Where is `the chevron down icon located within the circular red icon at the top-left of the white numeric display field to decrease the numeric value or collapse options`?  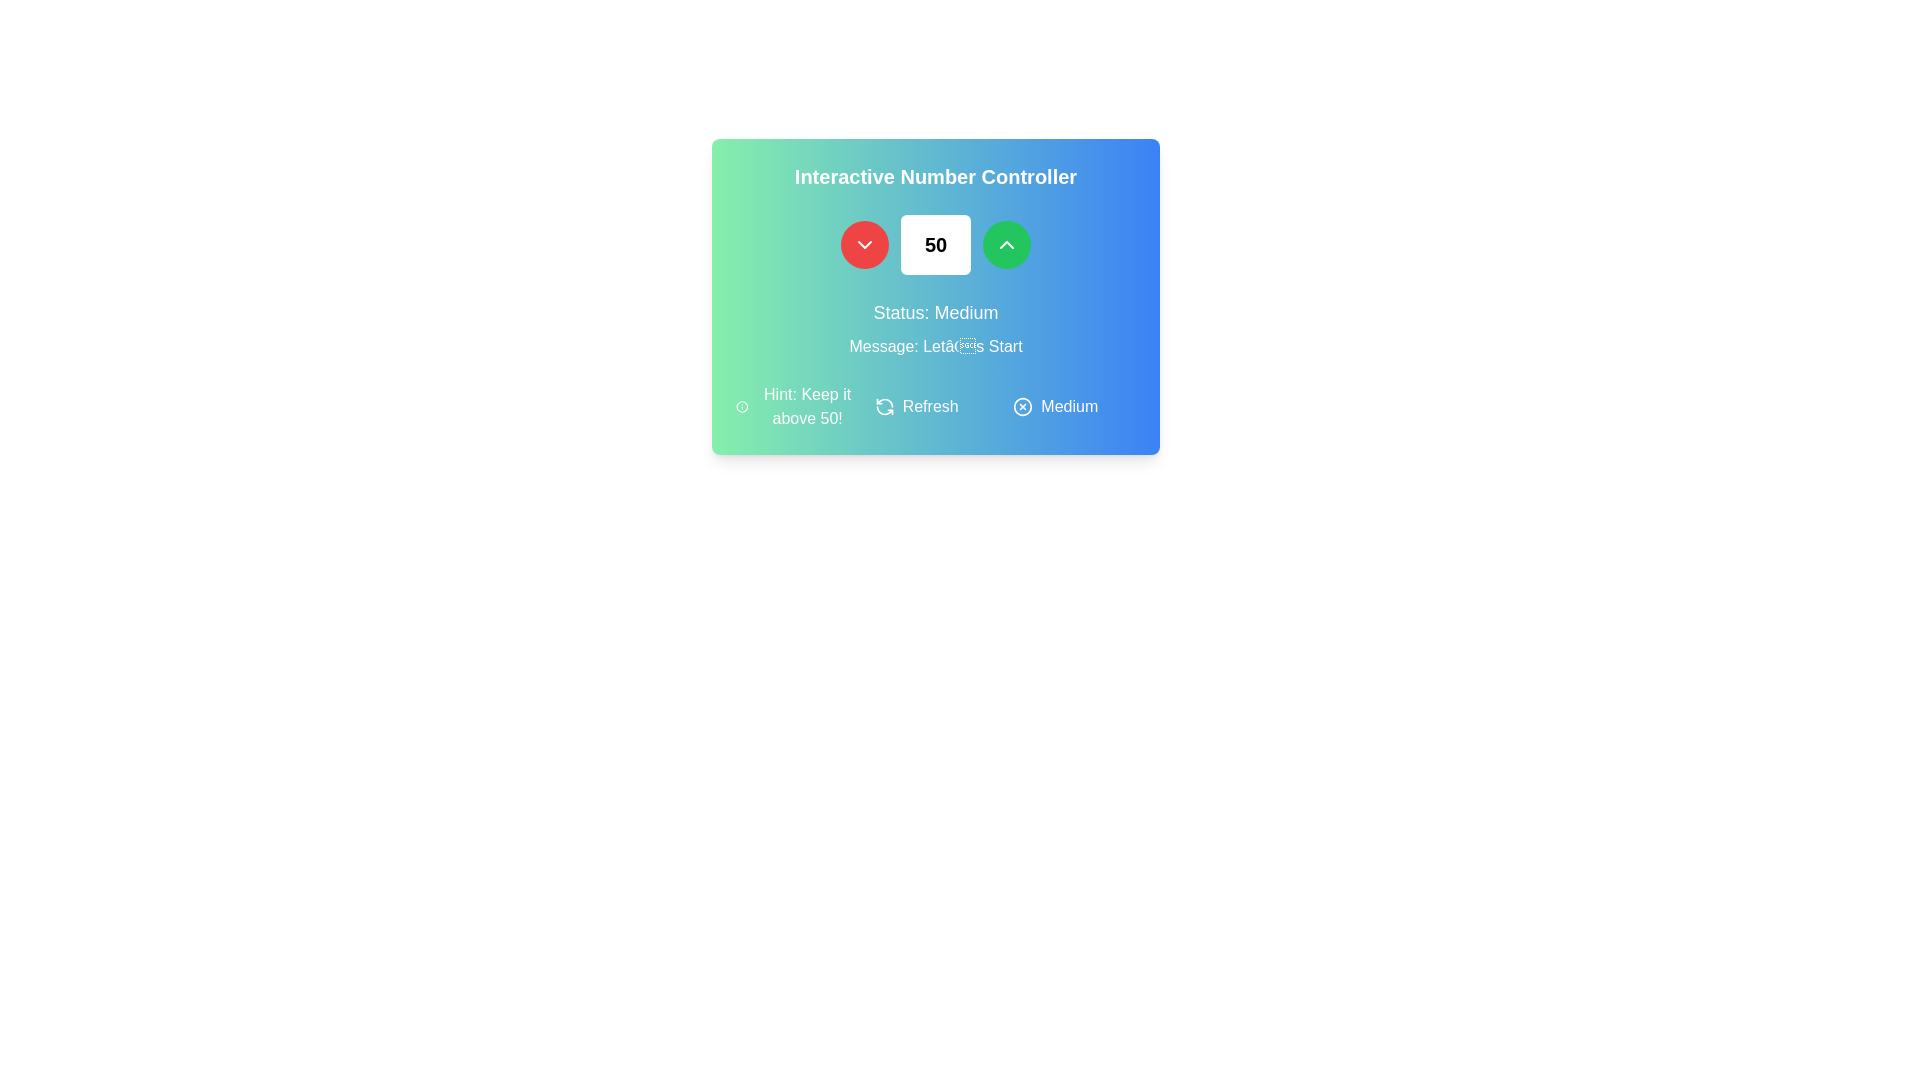
the chevron down icon located within the circular red icon at the top-left of the white numeric display field to decrease the numeric value or collapse options is located at coordinates (864, 244).